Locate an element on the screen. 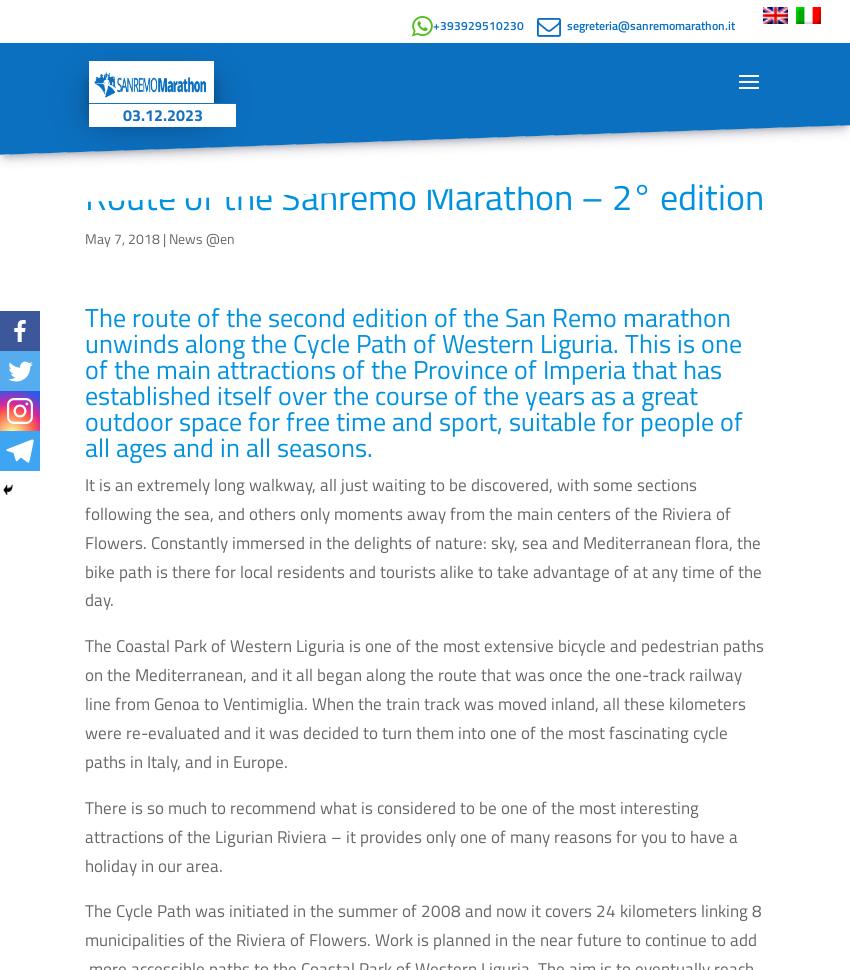 This screenshot has height=970, width=850. '|' is located at coordinates (159, 238).